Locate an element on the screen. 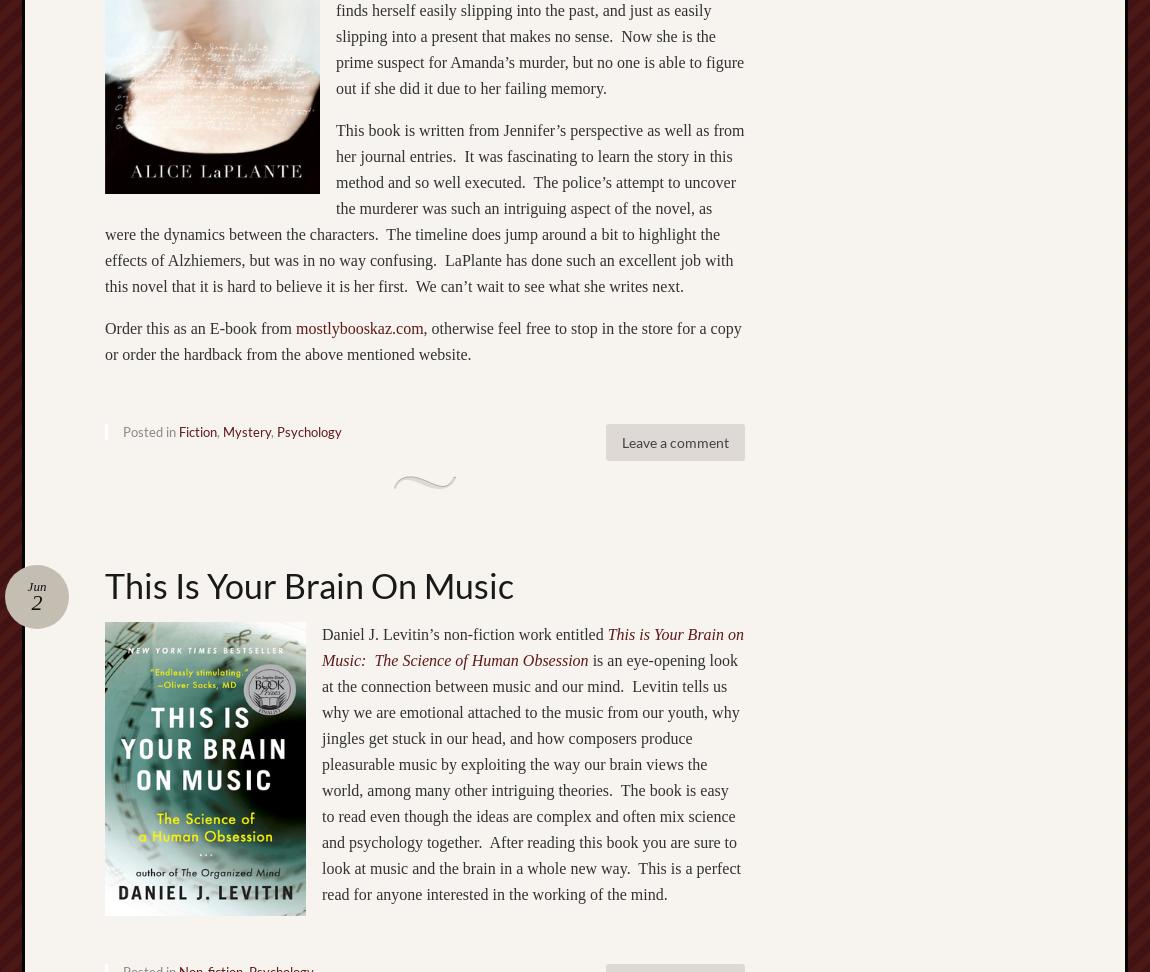  ', otherwise feel free to stop in the store for a copy or order the hardback from the above mentioned website.' is located at coordinates (422, 339).